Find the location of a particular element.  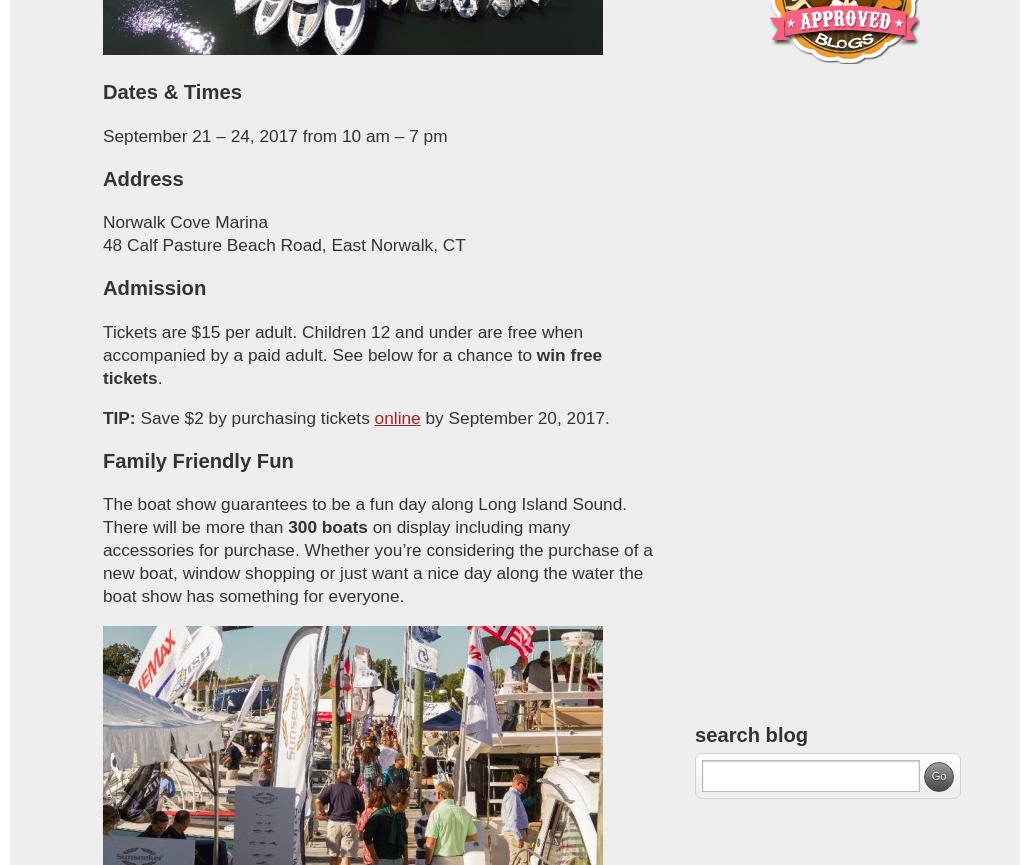

'48 Calf Pasture Beach Road, East Norwalk, CT' is located at coordinates (282, 243).